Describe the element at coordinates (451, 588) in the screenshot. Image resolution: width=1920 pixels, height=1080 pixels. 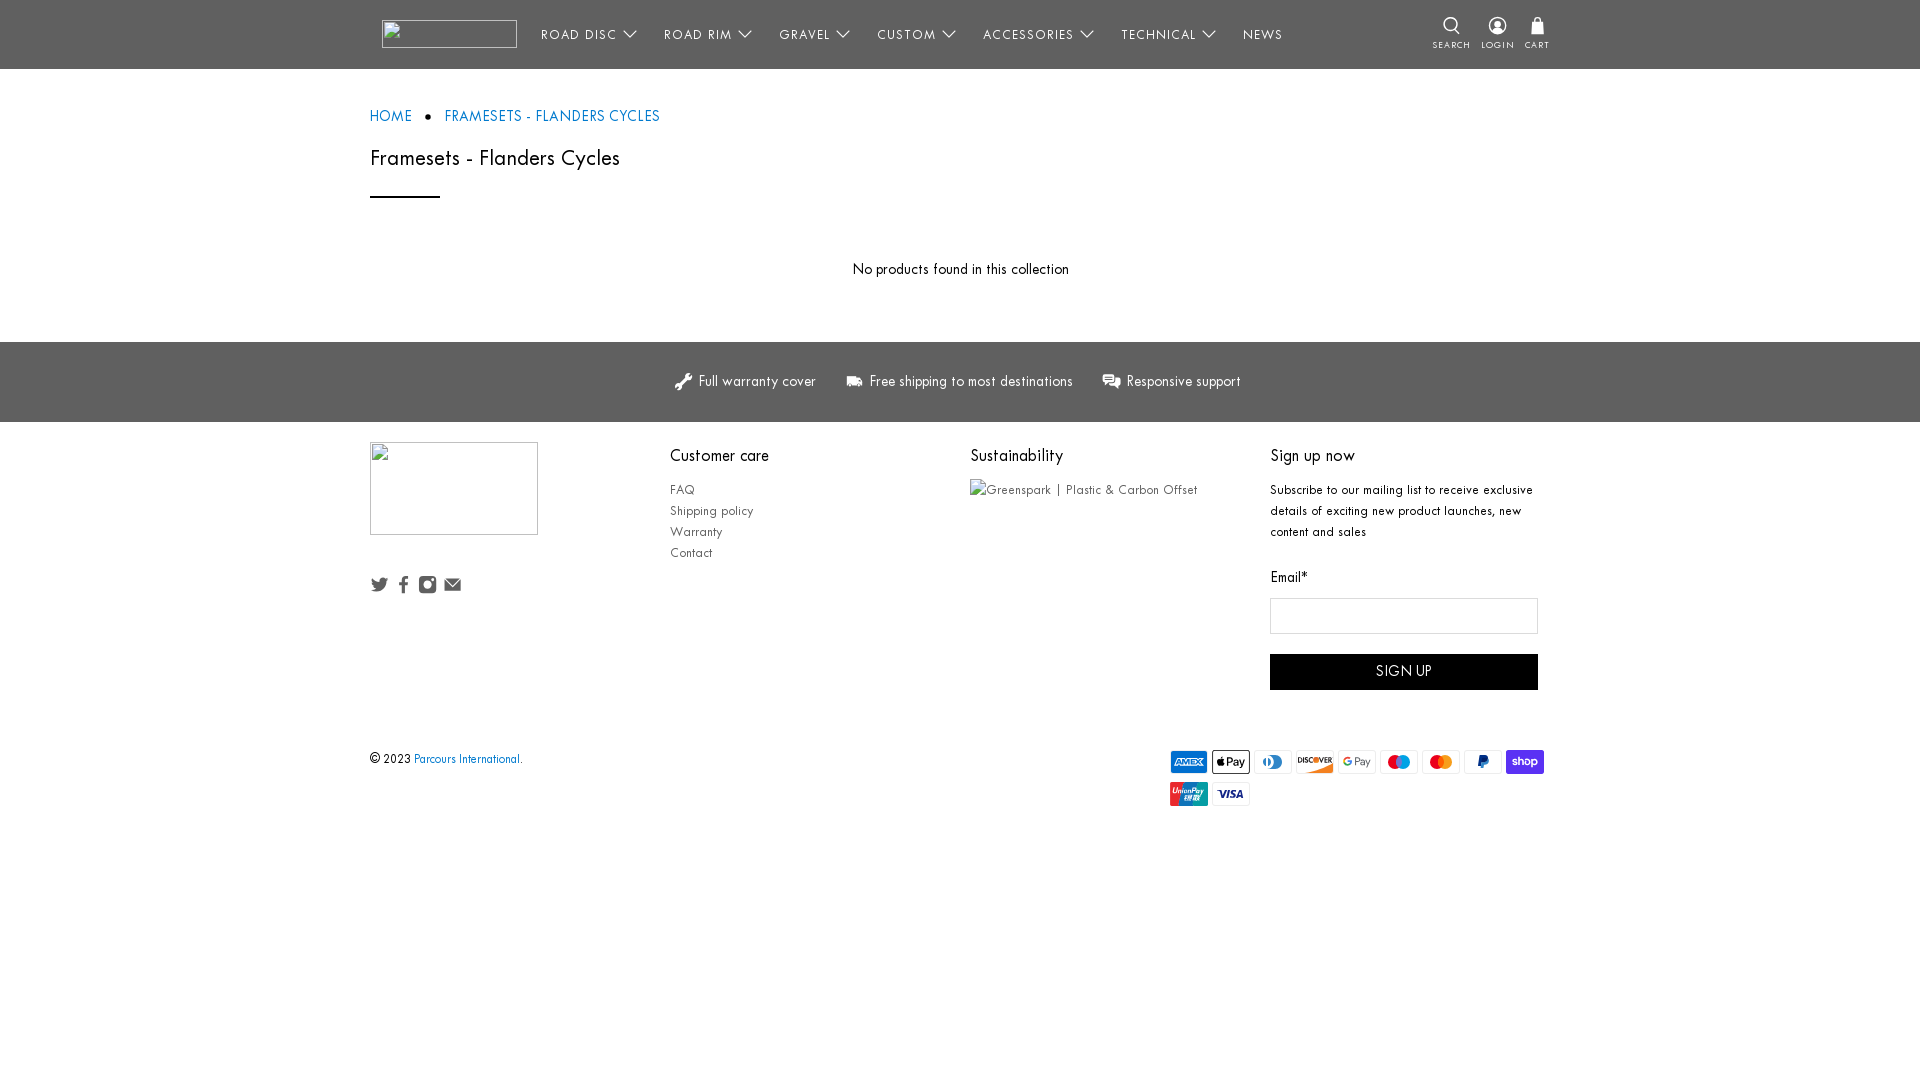
I see `'Email Parcours International'` at that location.